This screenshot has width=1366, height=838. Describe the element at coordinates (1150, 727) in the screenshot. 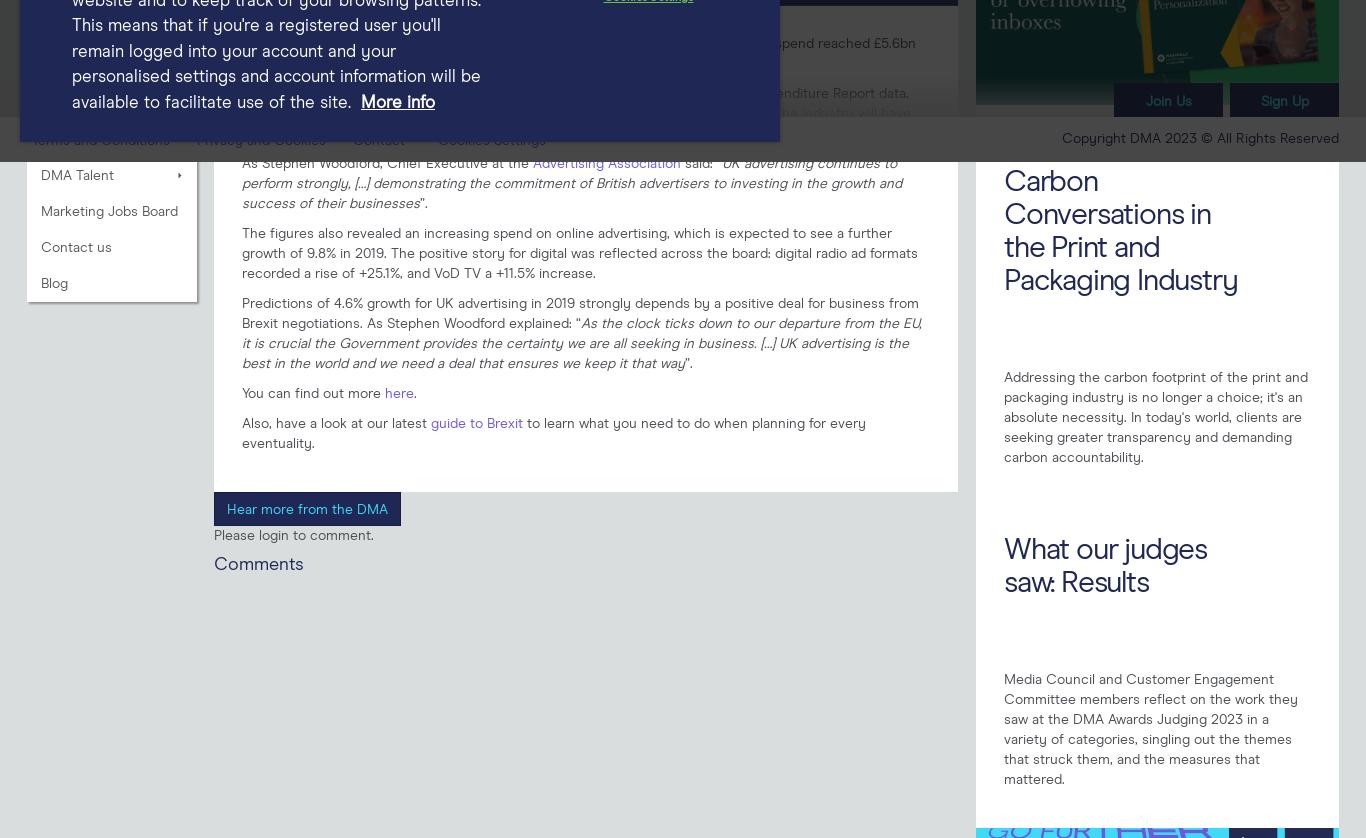

I see `'Media Council and Customer Engagement Committee members reflect on the work they saw at the DMA Awards Judging 2023 in a variety of categories, singling out the themes that struck them, and the measures that mattered.'` at that location.